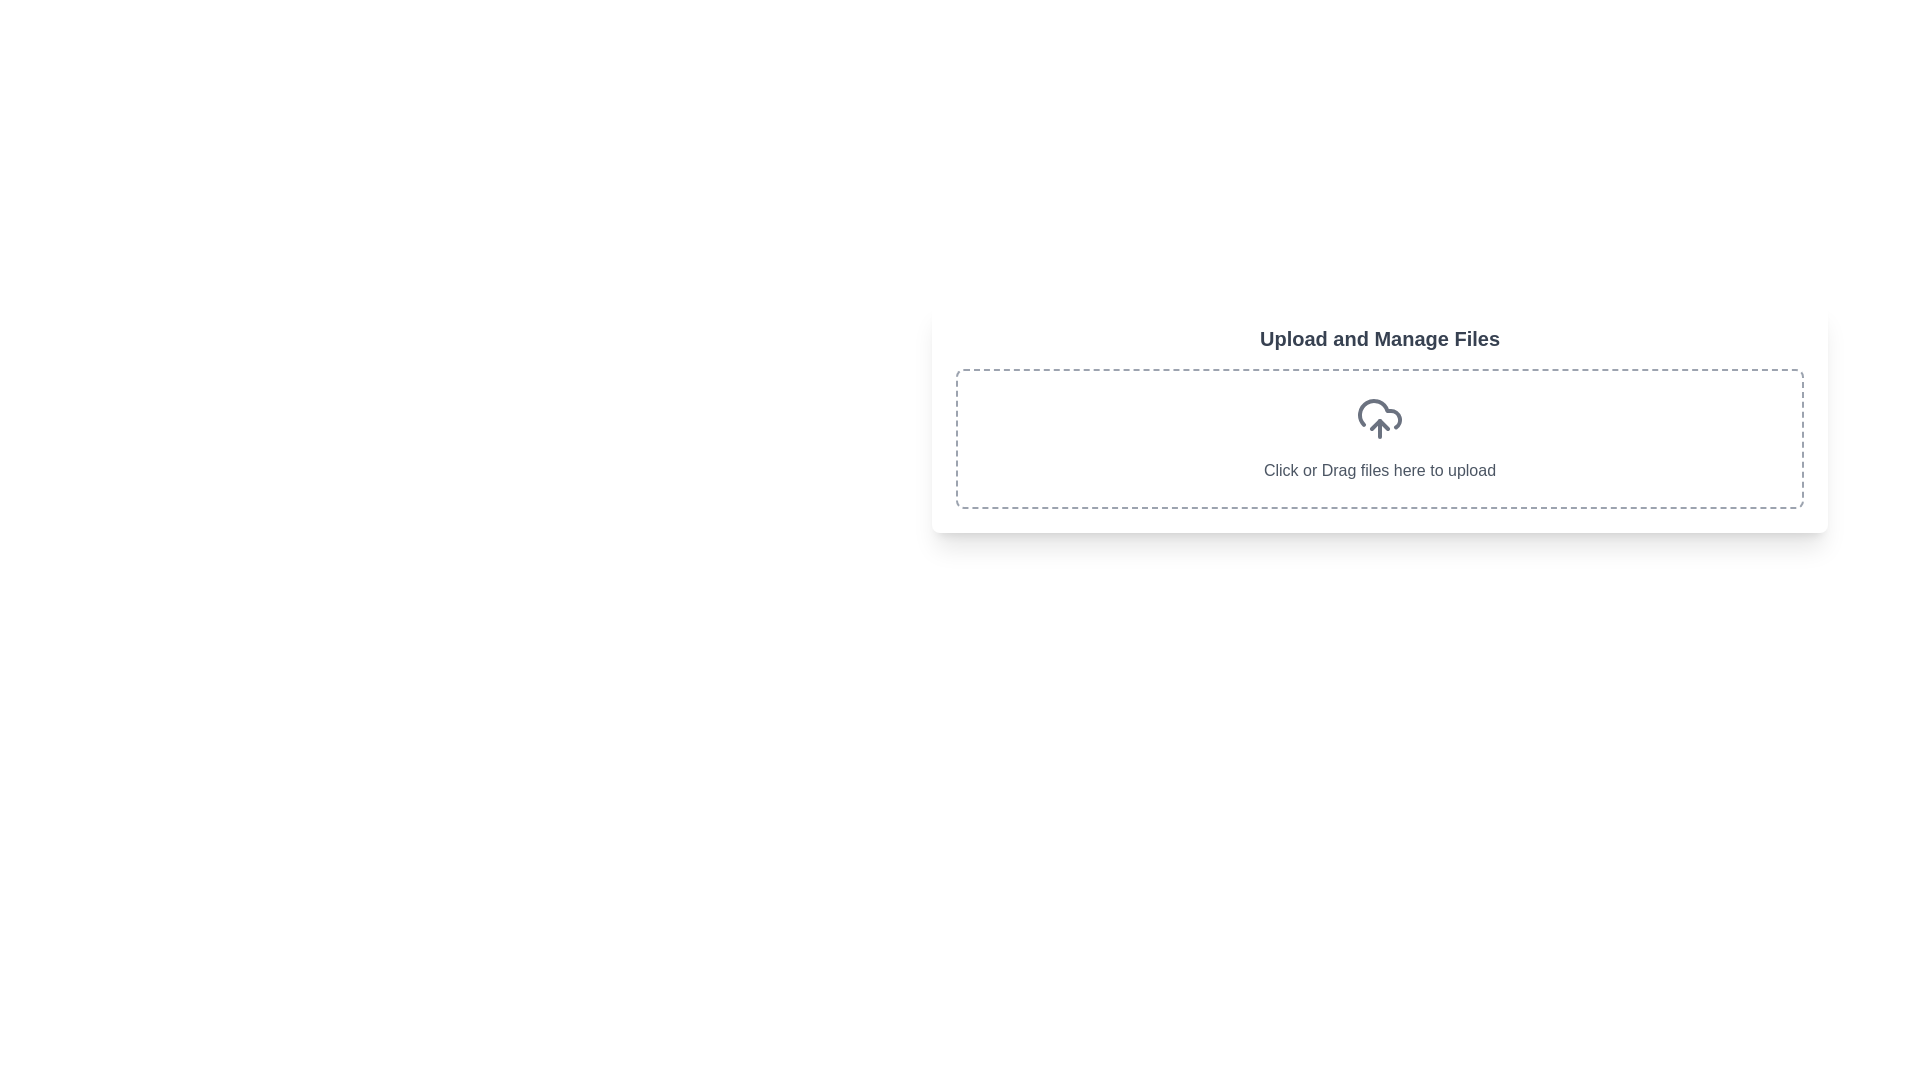 The image size is (1920, 1080). What do you see at coordinates (1379, 413) in the screenshot?
I see `and drop files into the upload icon area, which is centered under the header 'Upload and Manage Files' and above the text 'Click or Drag files here` at bounding box center [1379, 413].